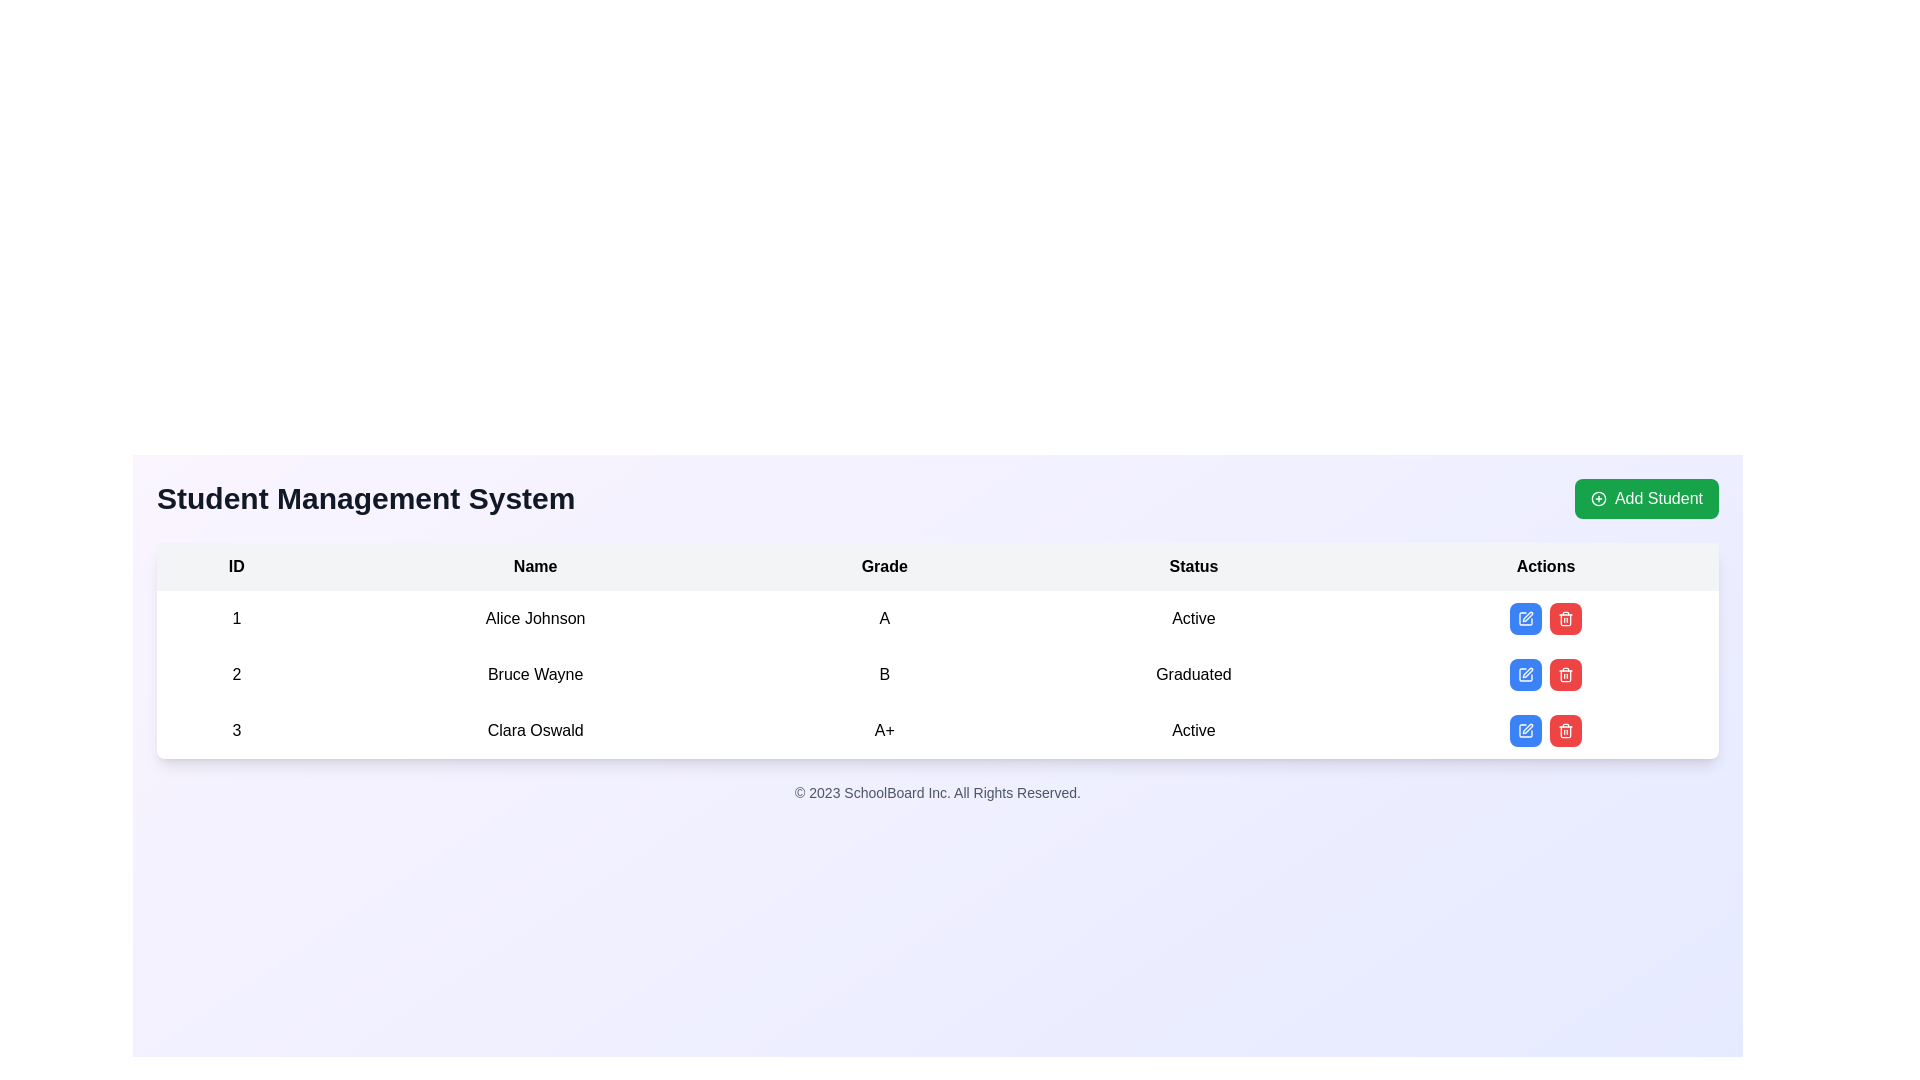 This screenshot has height=1080, width=1920. What do you see at coordinates (1193, 675) in the screenshot?
I see `the static text element displaying the status of the individual in the second row of the table, located under the 'Status' column` at bounding box center [1193, 675].